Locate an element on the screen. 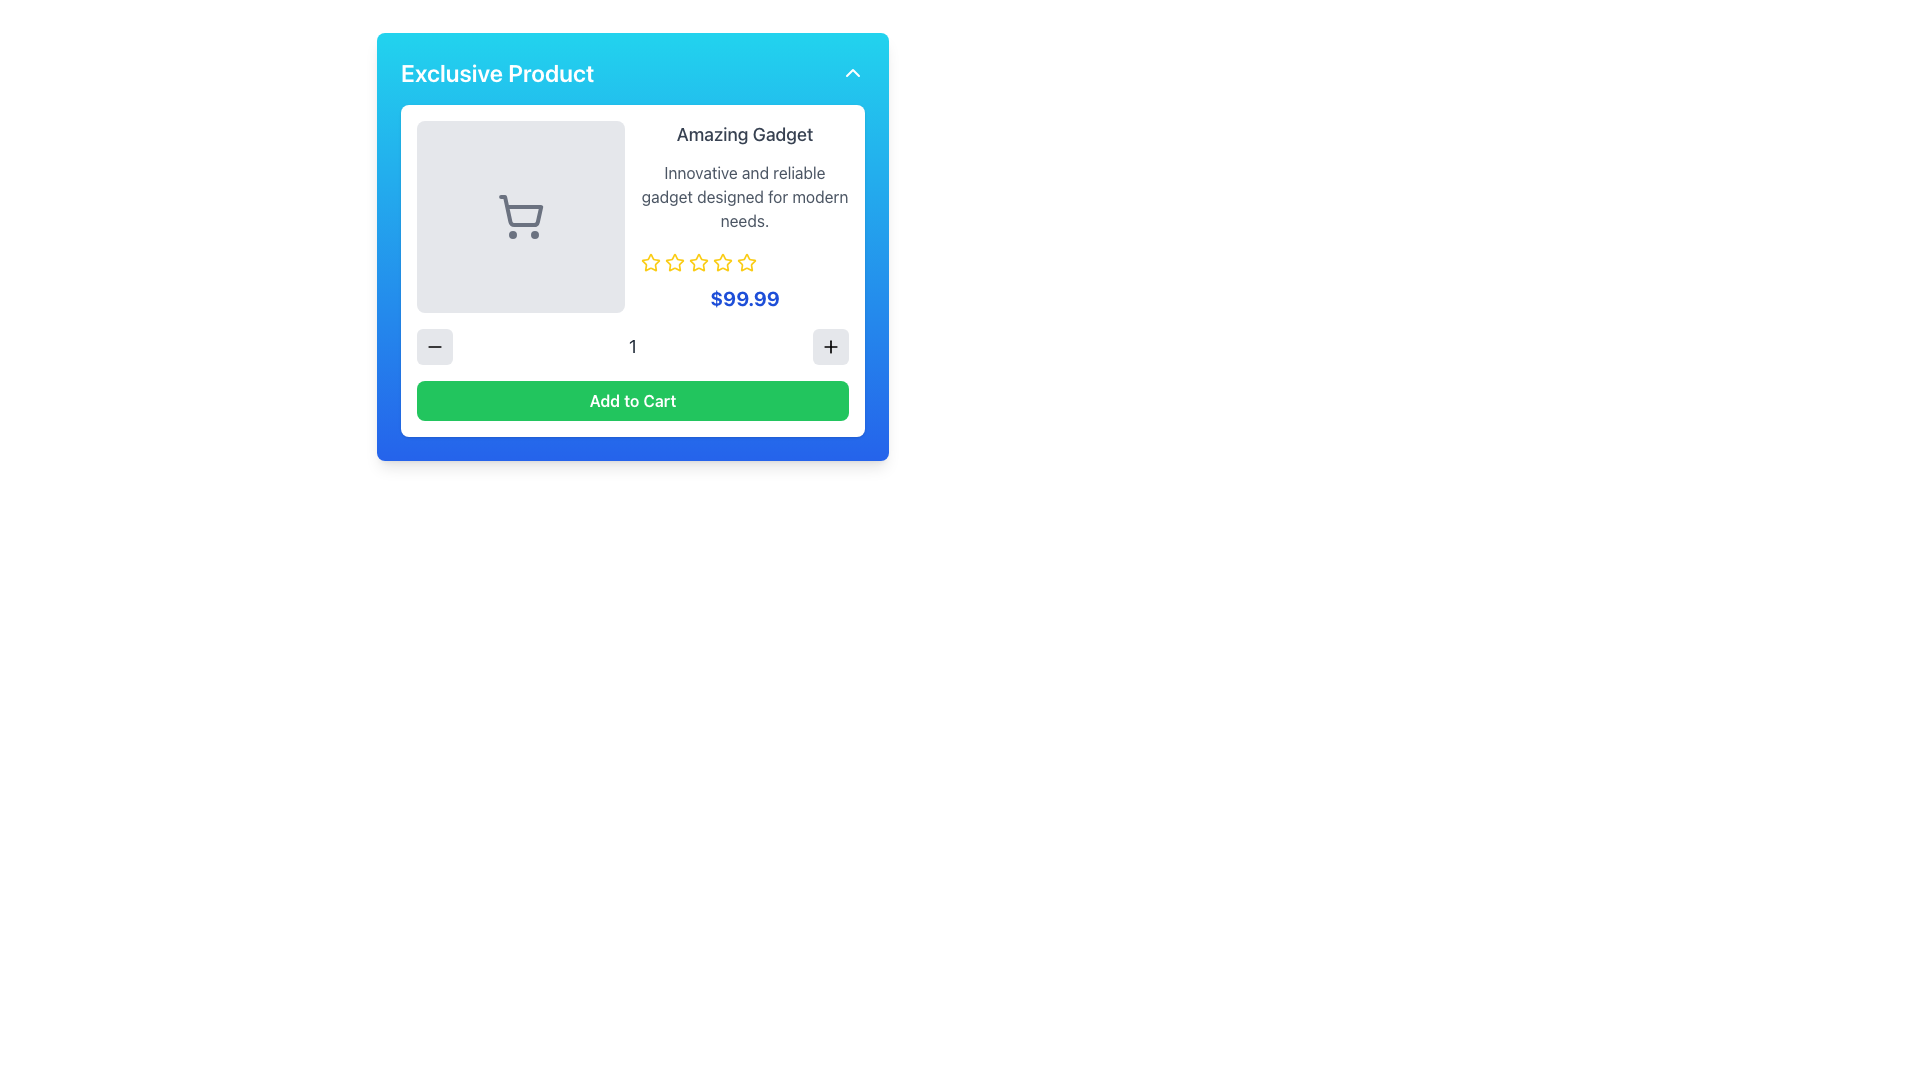 Image resolution: width=1920 pixels, height=1080 pixels. the second star icon in the rating interface is located at coordinates (675, 261).